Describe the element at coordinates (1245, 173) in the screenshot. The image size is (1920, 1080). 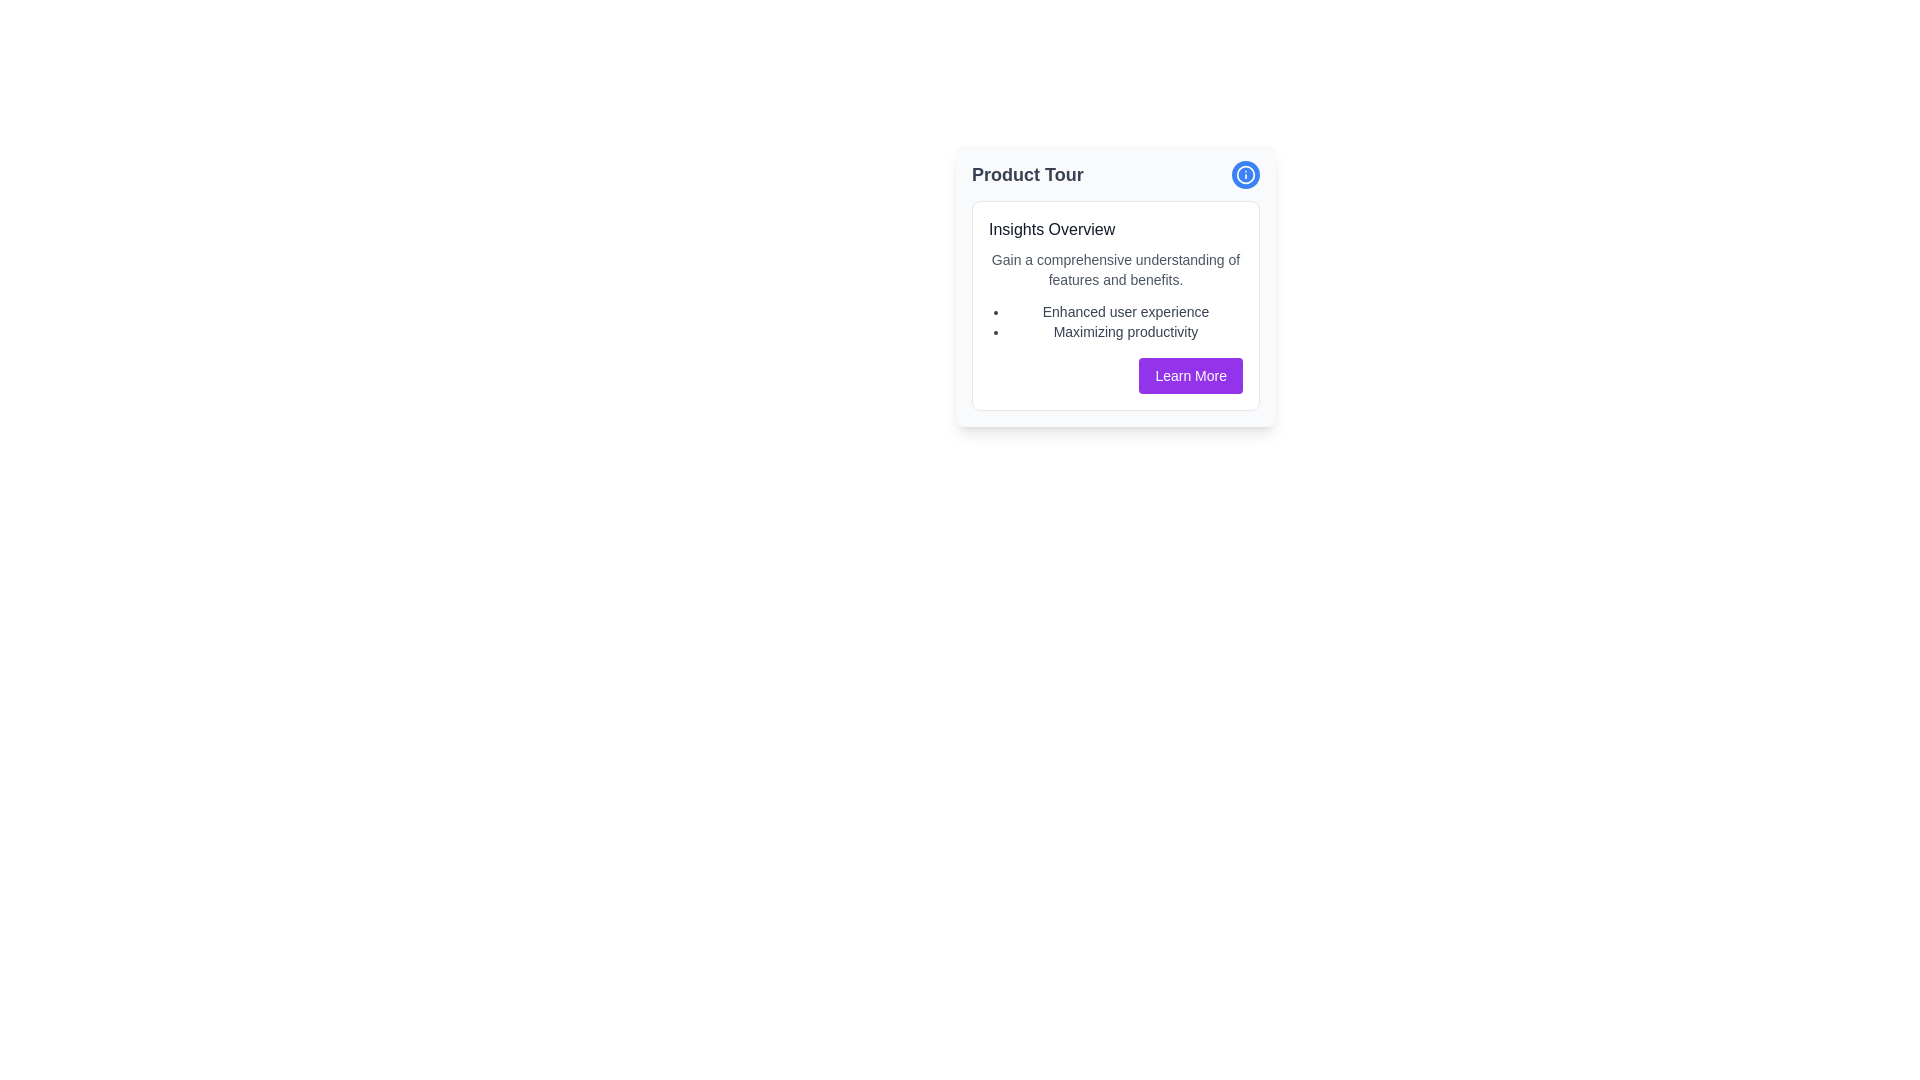
I see `the blue circular information icon with a white outline located at the top-right of the 'Product Tour' card` at that location.